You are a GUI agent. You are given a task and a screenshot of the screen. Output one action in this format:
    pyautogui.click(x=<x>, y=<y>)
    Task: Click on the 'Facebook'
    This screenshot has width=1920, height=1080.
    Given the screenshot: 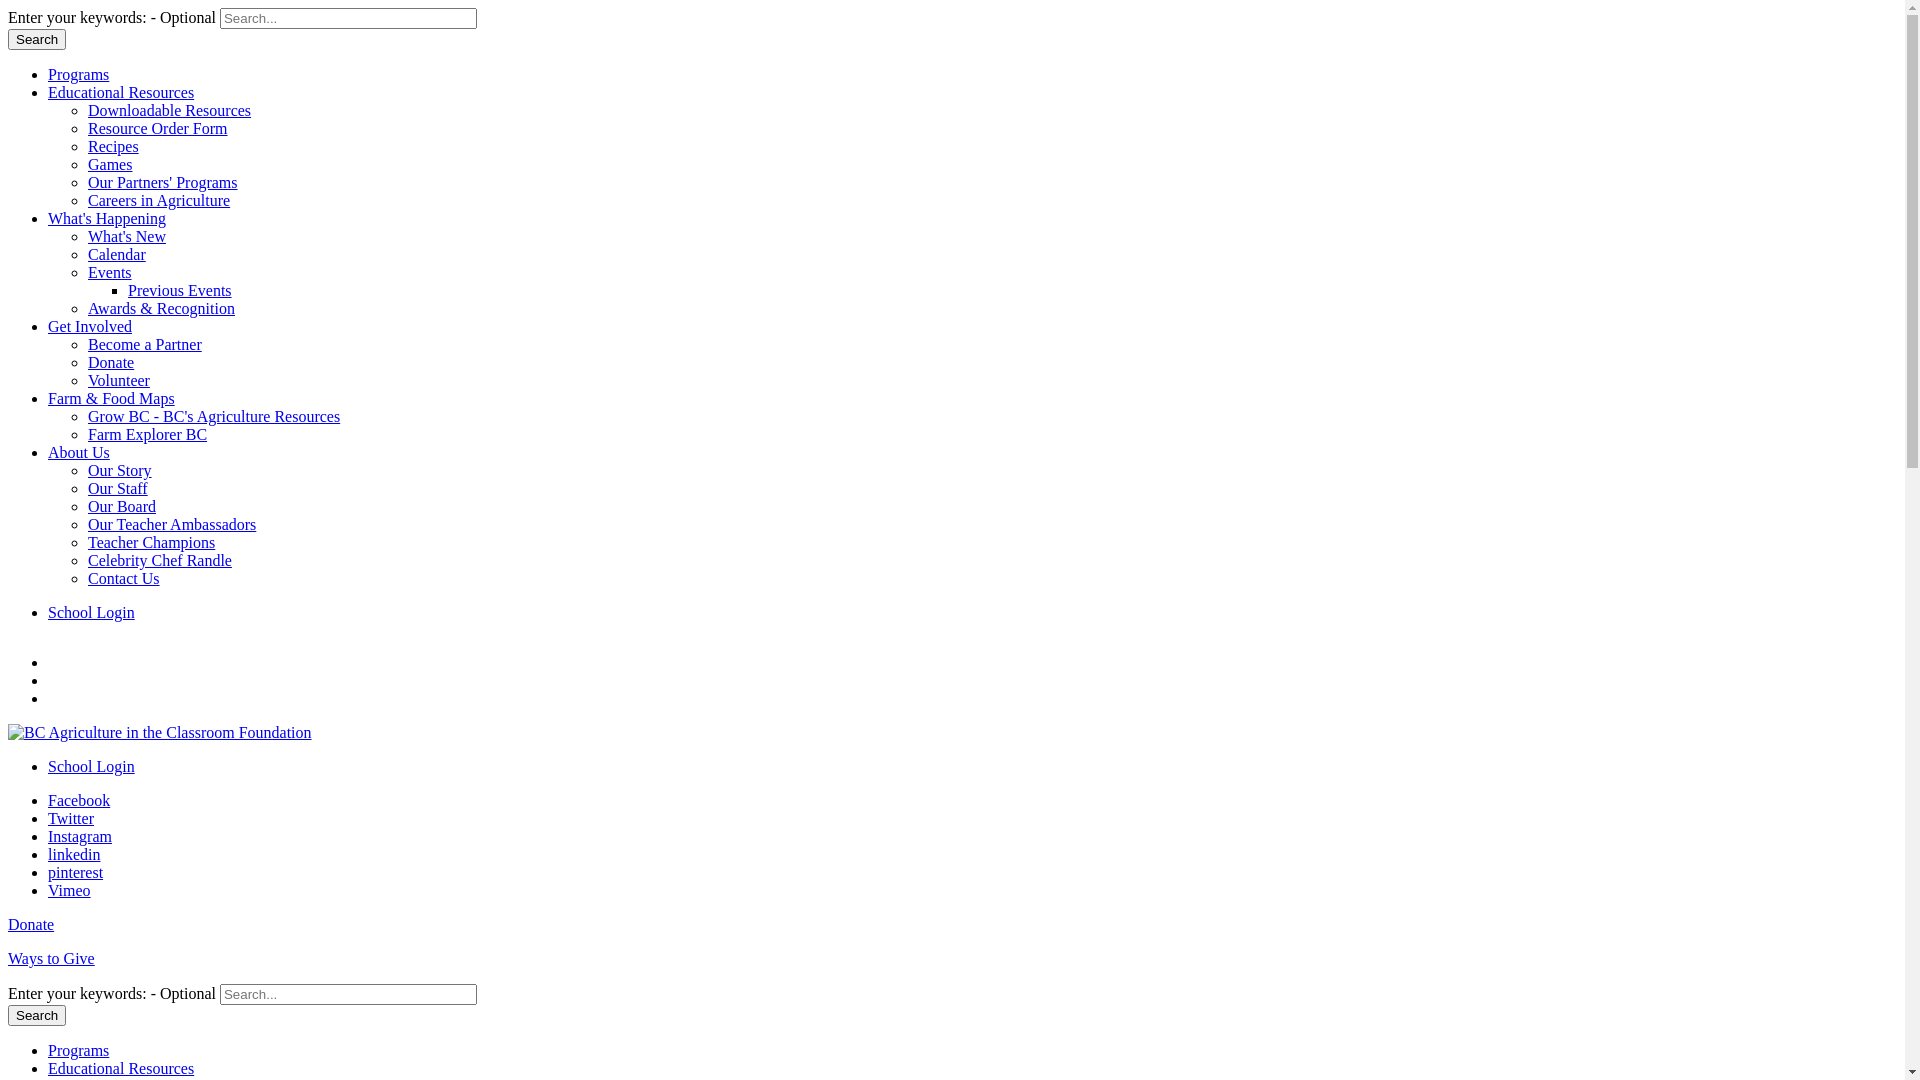 What is the action you would take?
    pyautogui.click(x=78, y=799)
    